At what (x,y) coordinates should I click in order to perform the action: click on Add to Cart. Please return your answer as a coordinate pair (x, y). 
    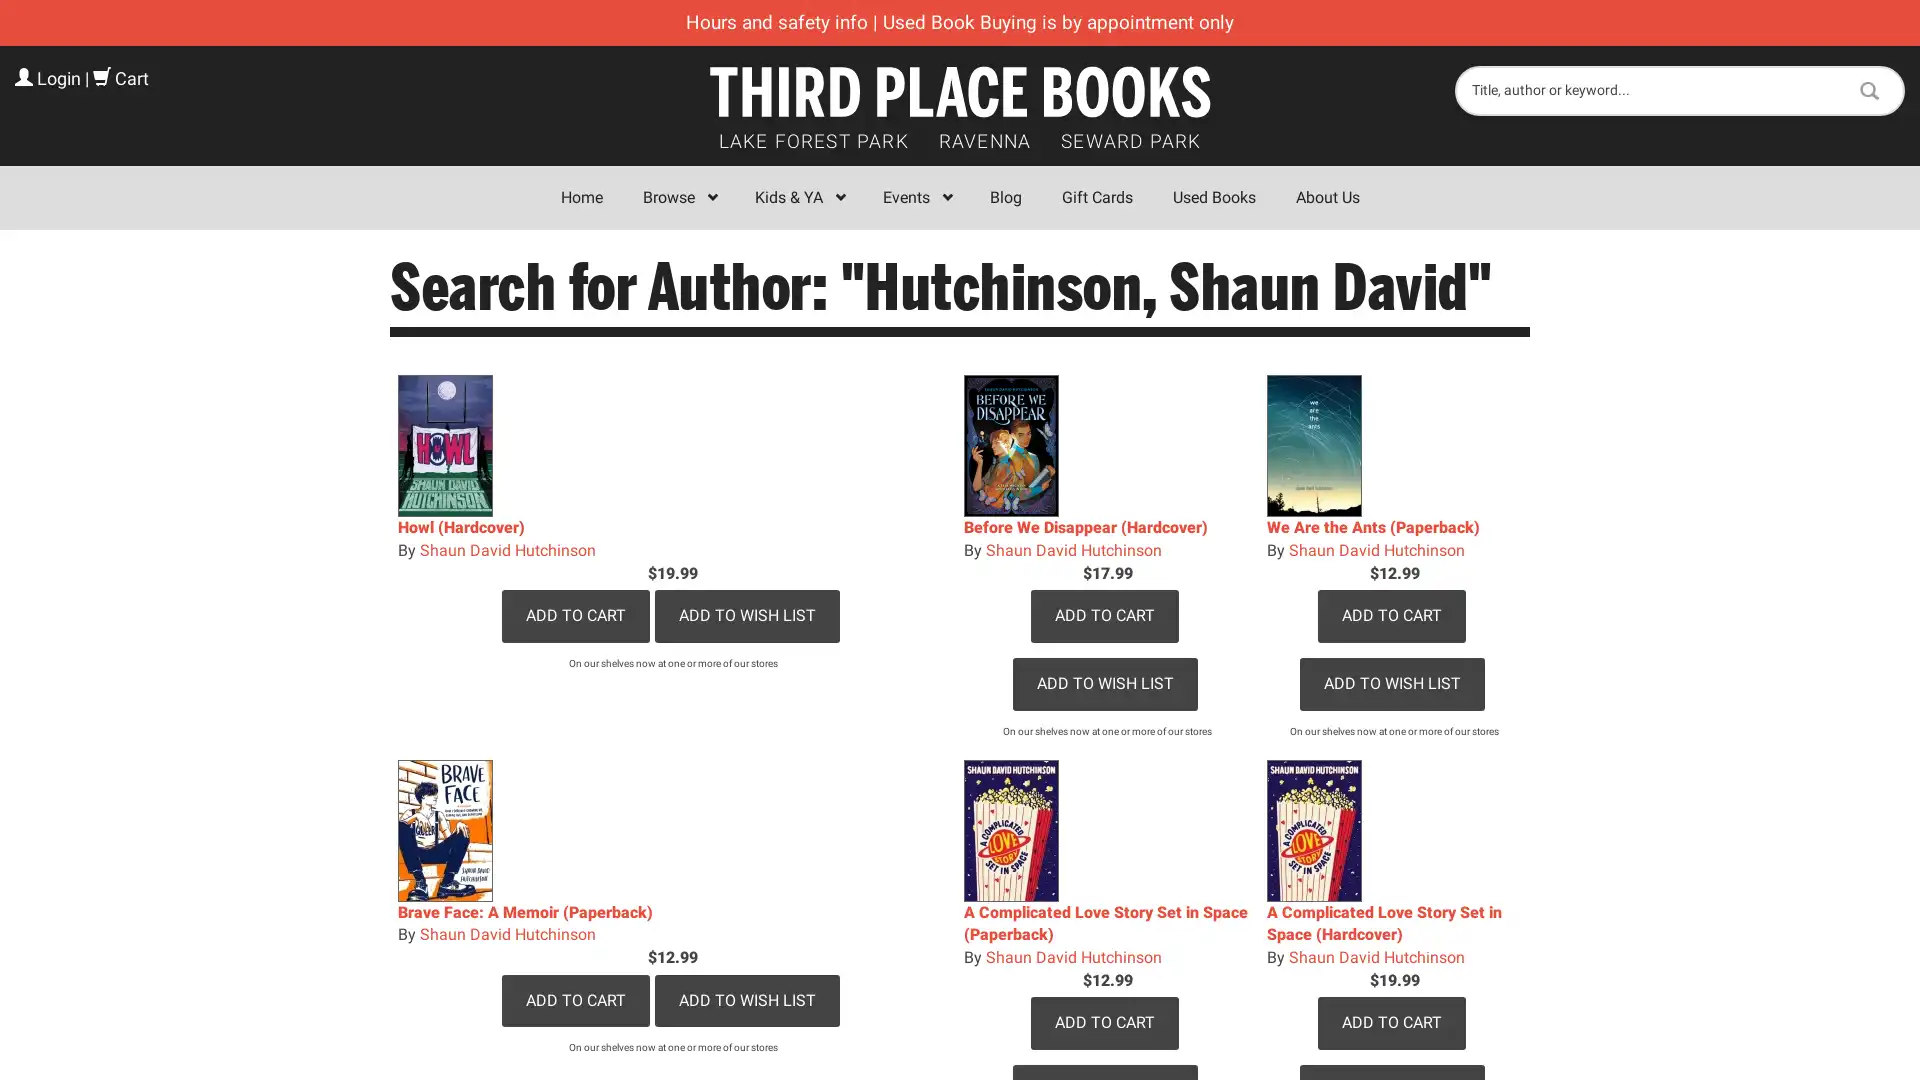
    Looking at the image, I should click on (574, 1000).